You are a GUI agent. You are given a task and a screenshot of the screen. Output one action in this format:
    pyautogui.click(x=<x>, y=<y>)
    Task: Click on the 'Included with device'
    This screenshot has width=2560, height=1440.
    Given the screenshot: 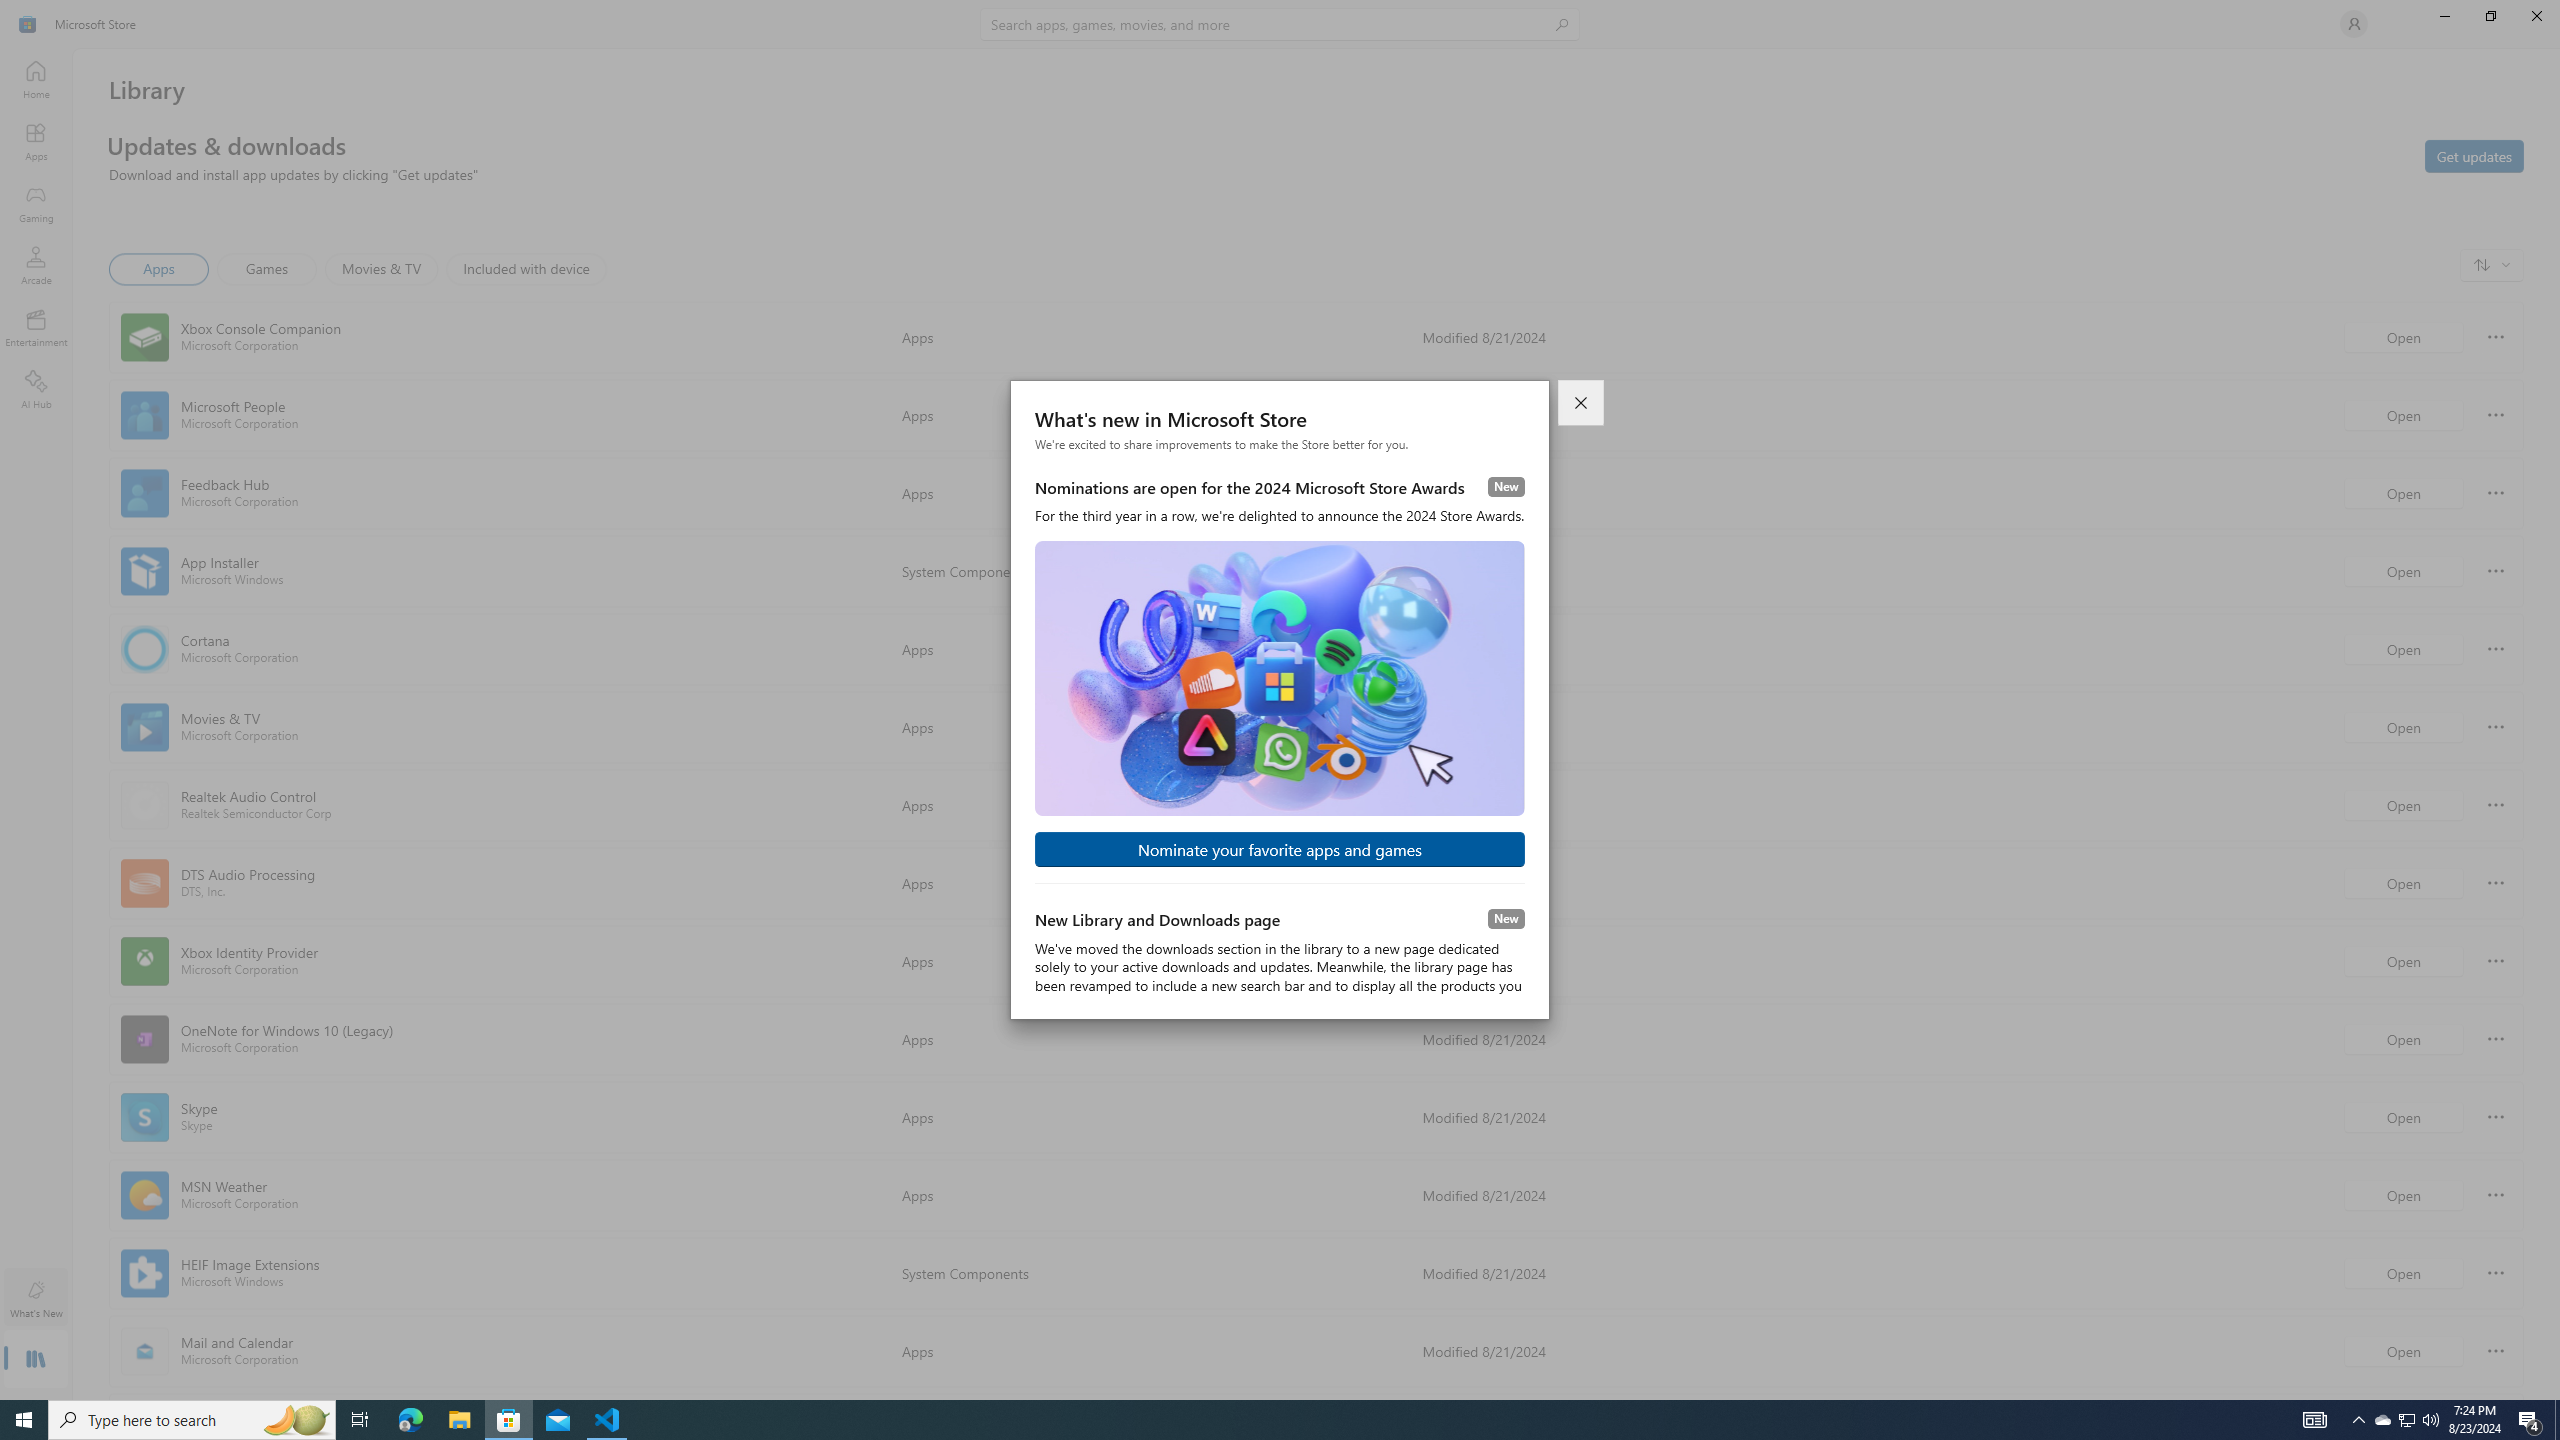 What is the action you would take?
    pyautogui.click(x=525, y=268)
    